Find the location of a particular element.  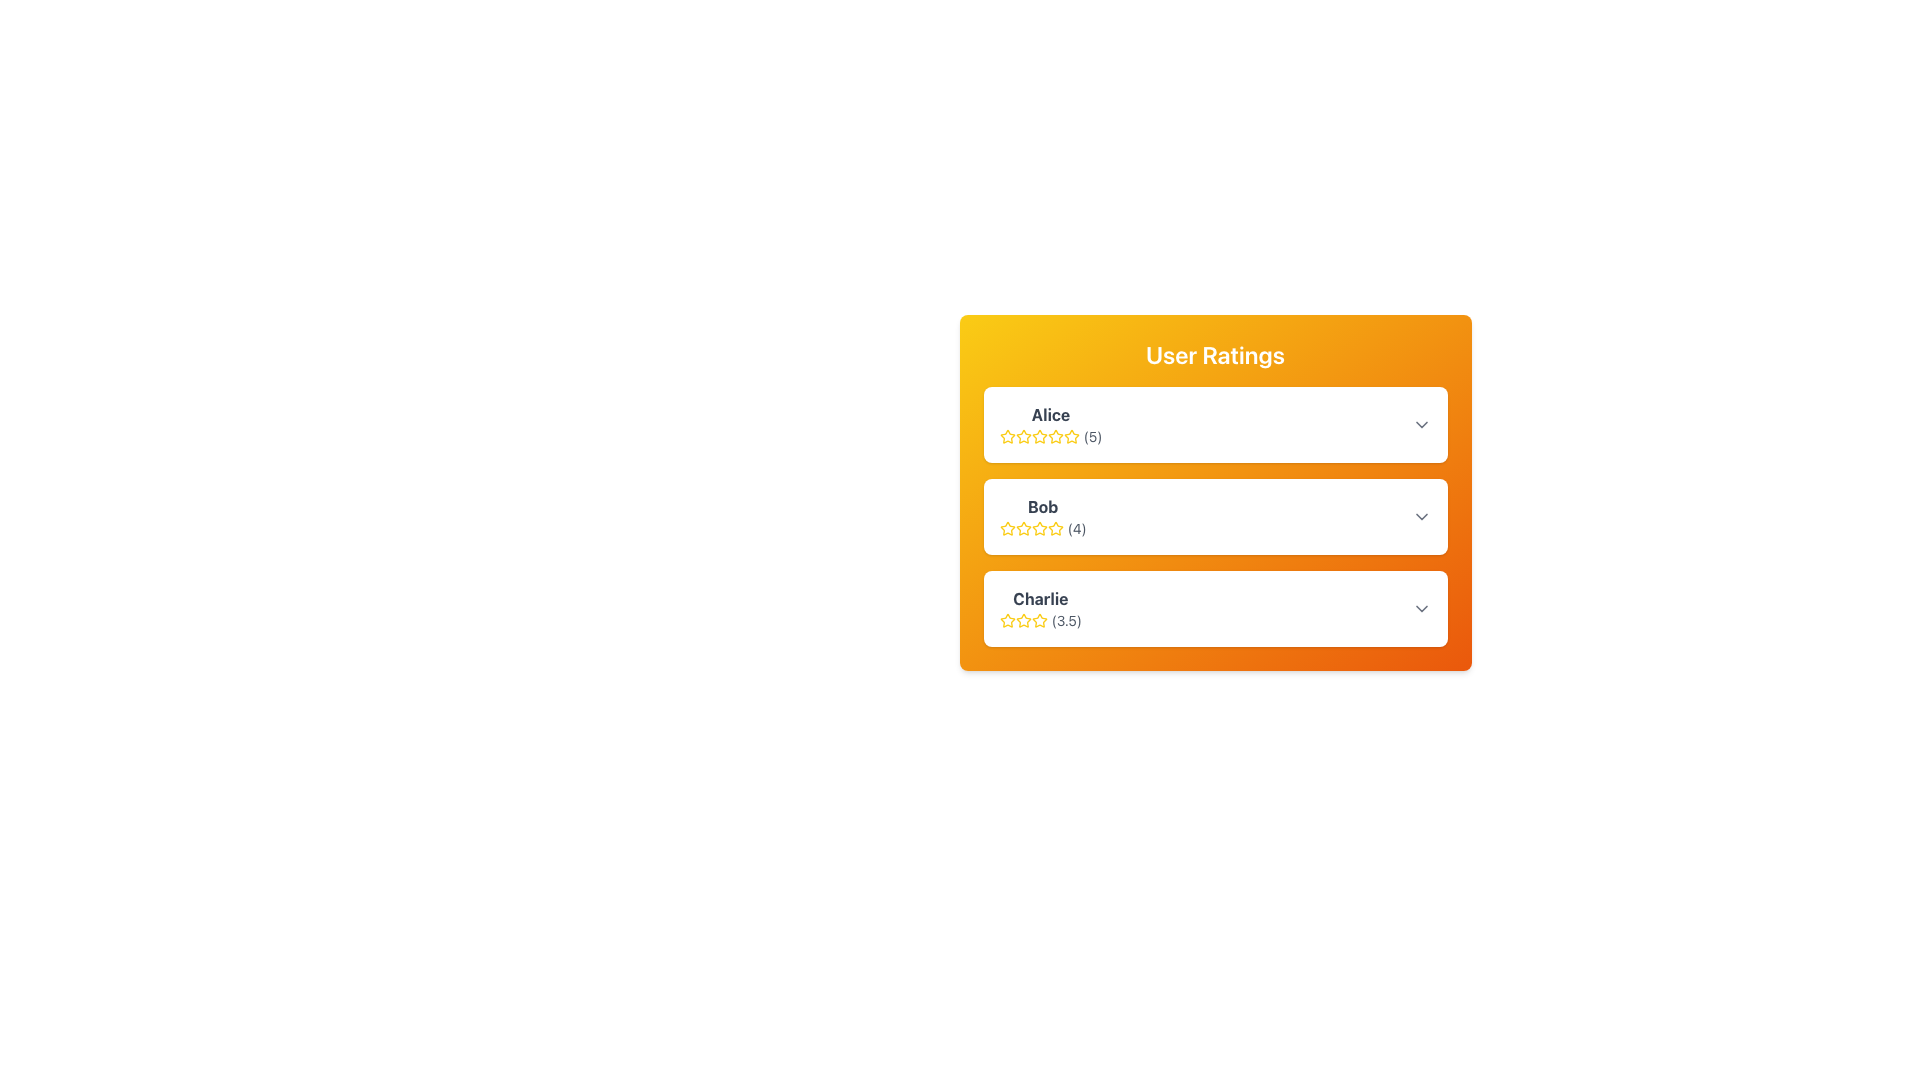

details by clicking on the second star in the star rating component for 'Alice' in the 'User Ratings' section is located at coordinates (1070, 435).